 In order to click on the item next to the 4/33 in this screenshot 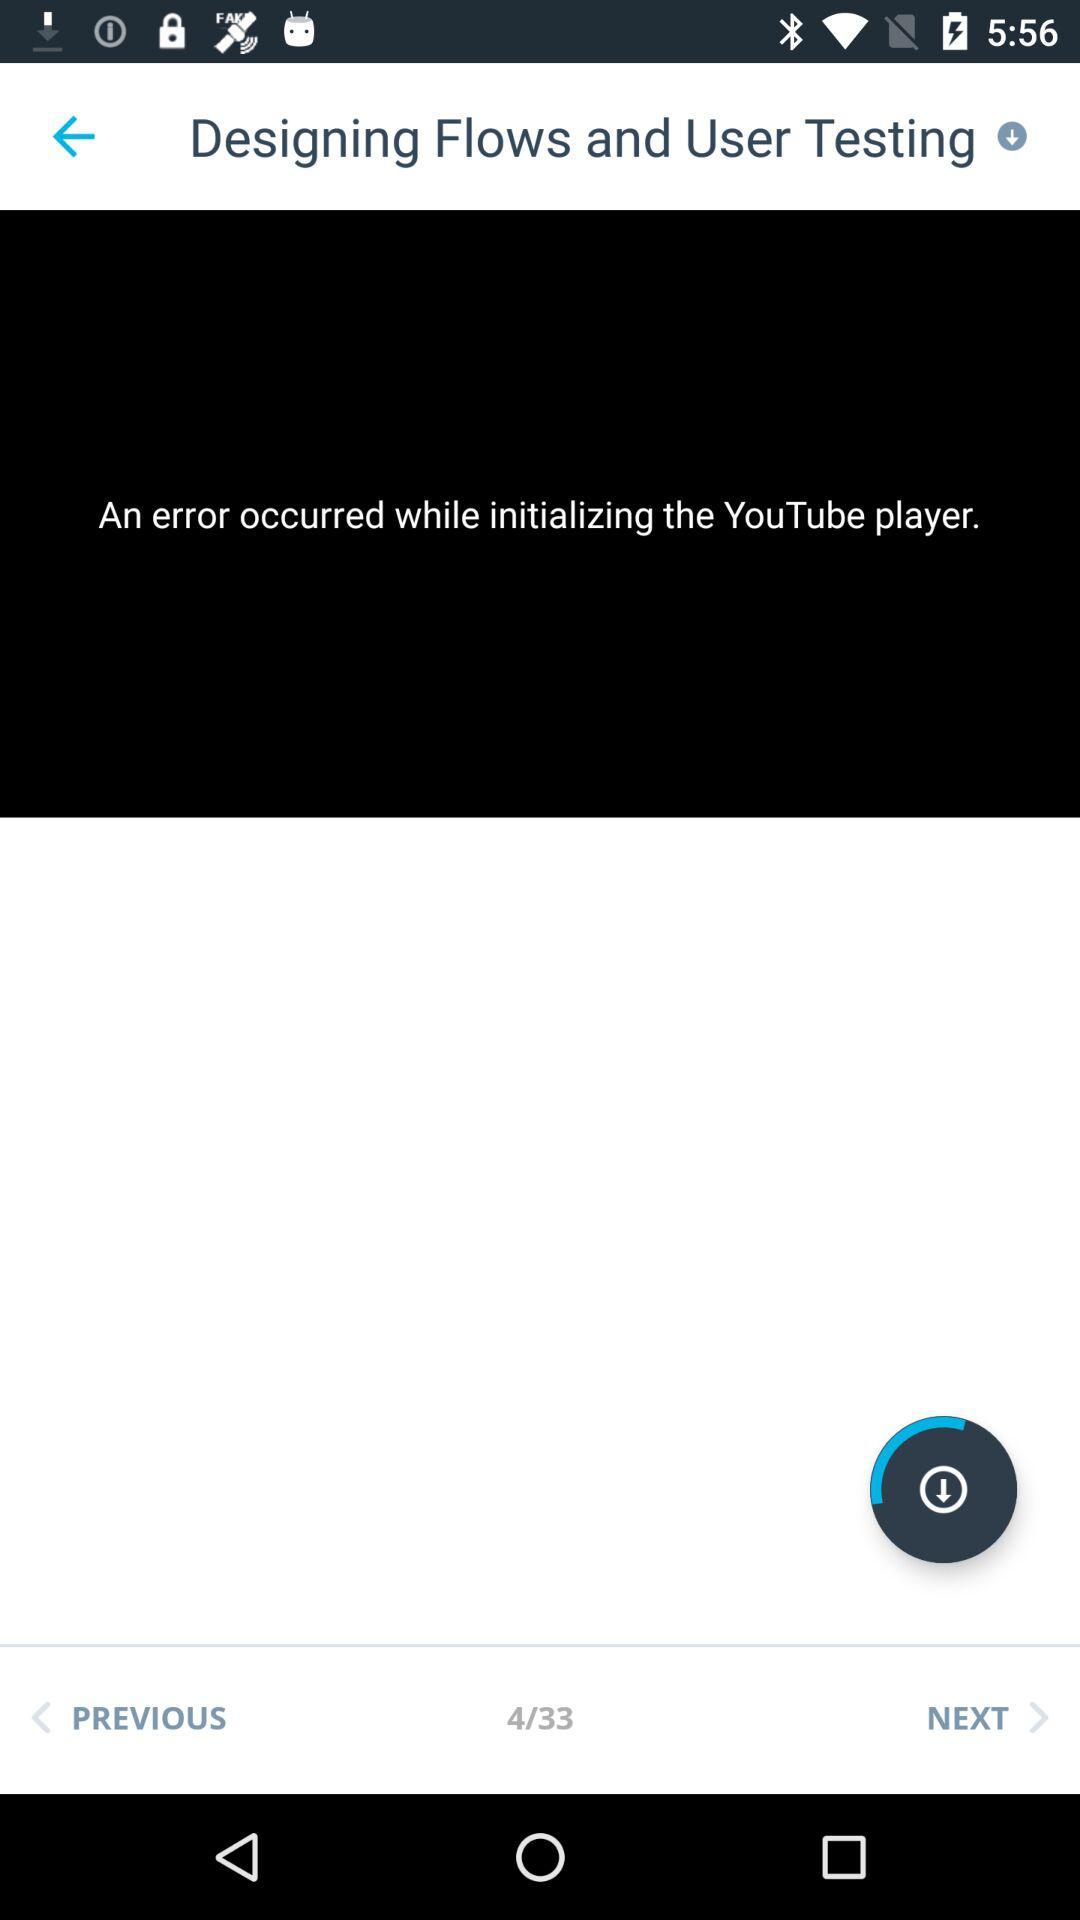, I will do `click(986, 1716)`.